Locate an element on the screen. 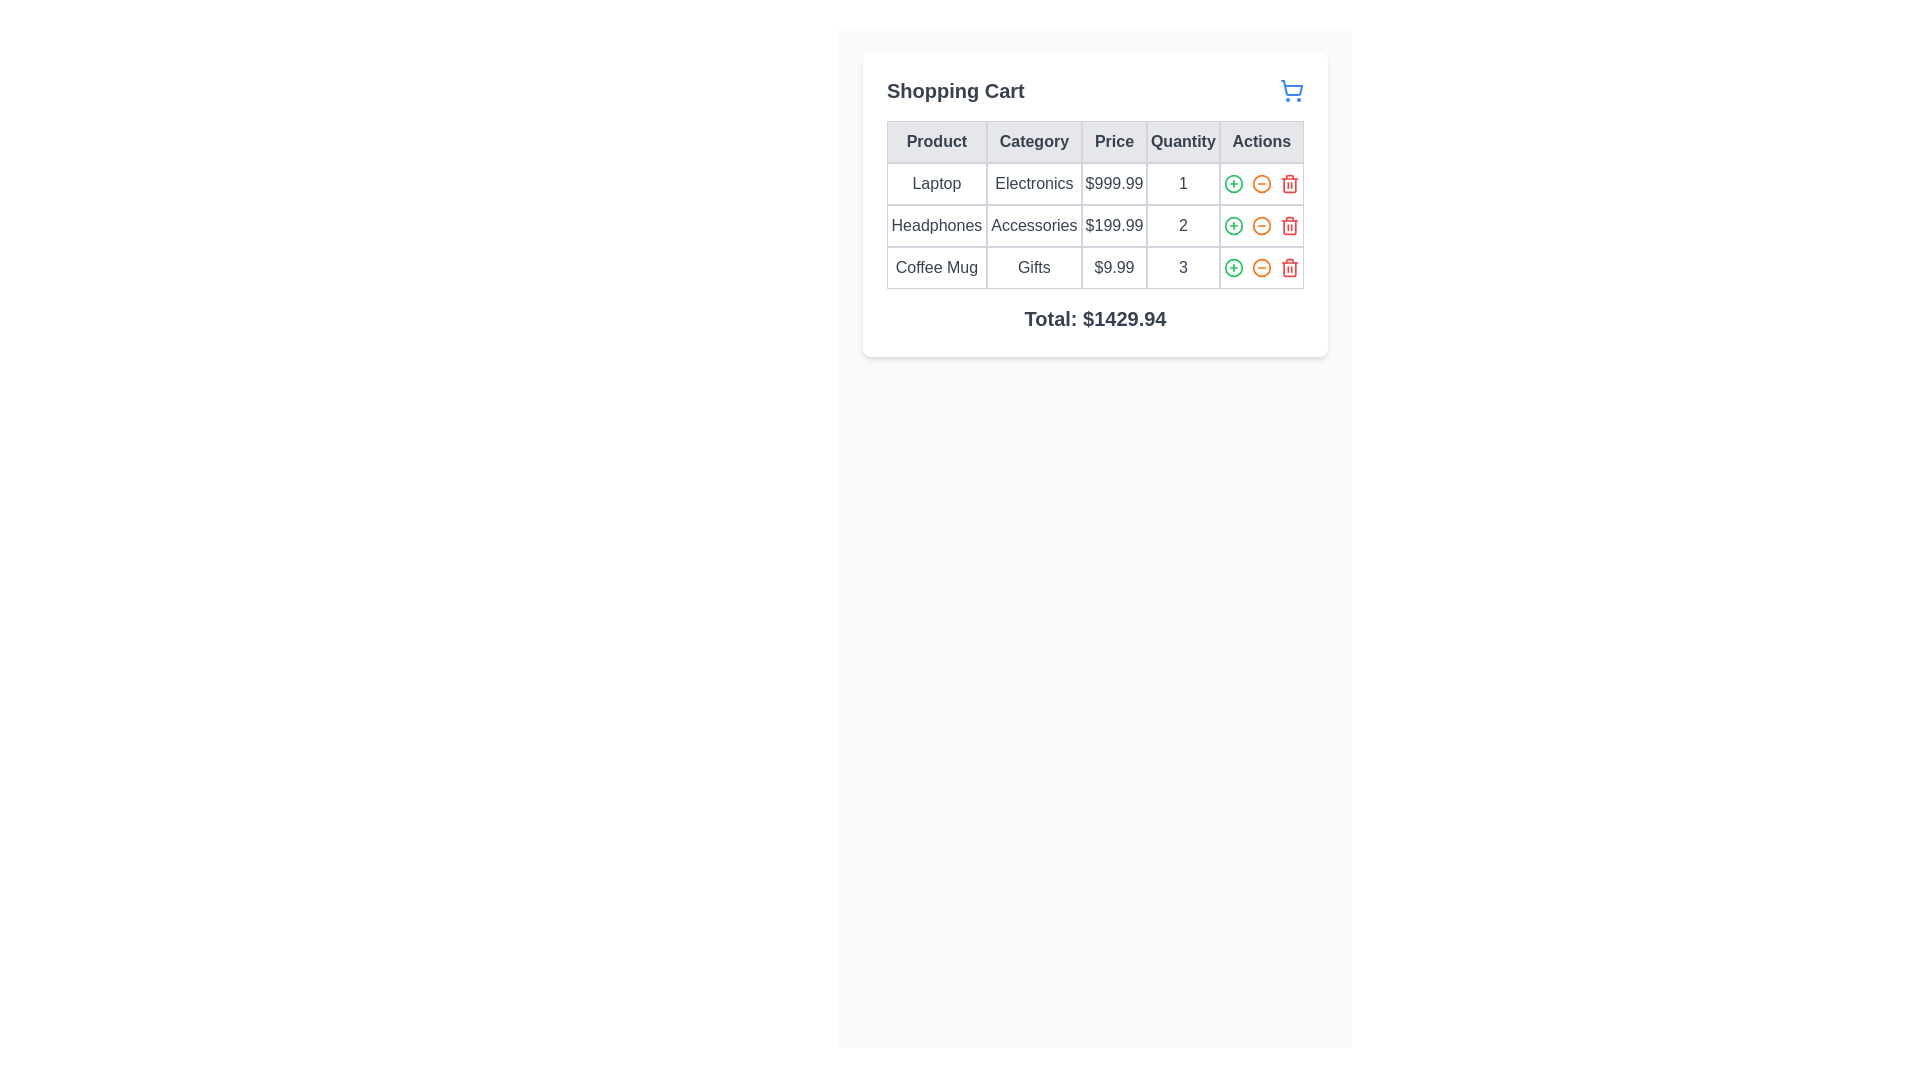 This screenshot has height=1080, width=1920. the 'Gifts' text label in the third column of the shopping cart interface for the 'Coffee Mug' product is located at coordinates (1034, 266).